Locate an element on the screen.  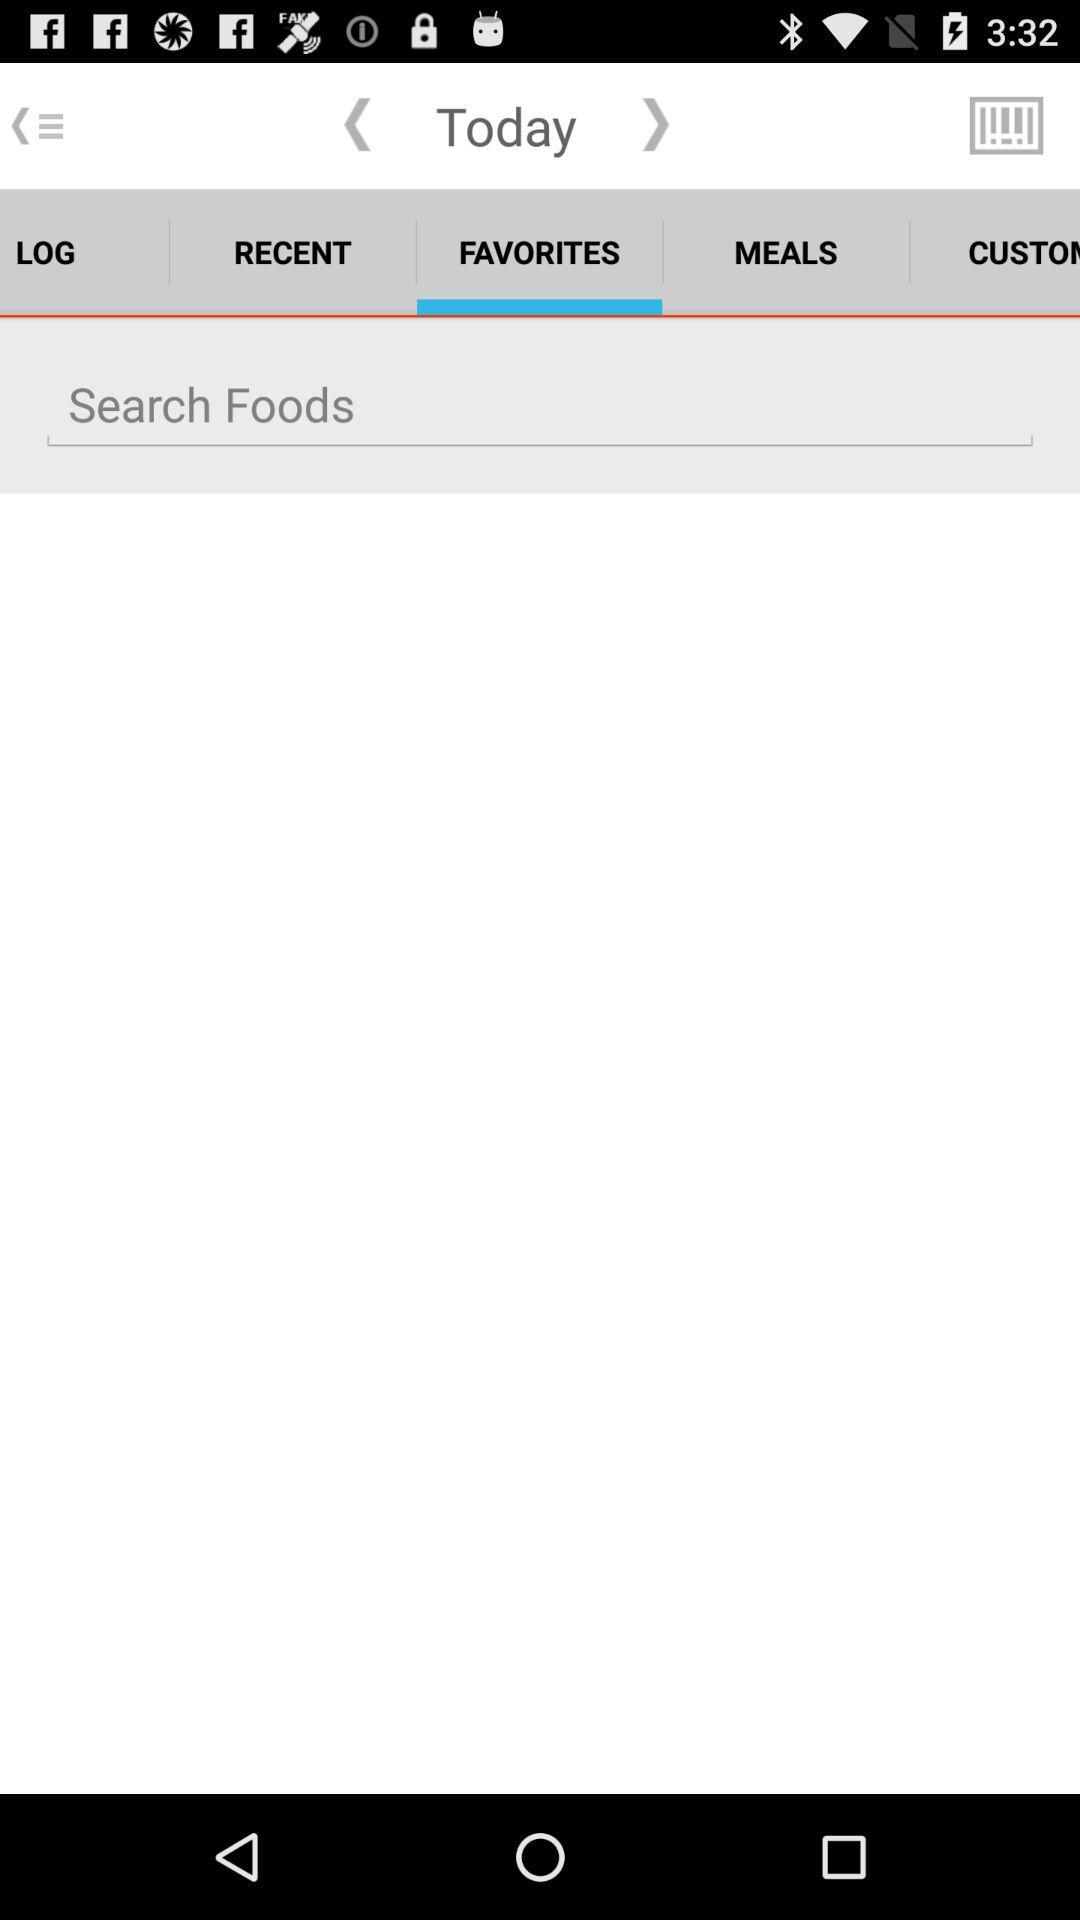
icon above custom item is located at coordinates (1006, 124).